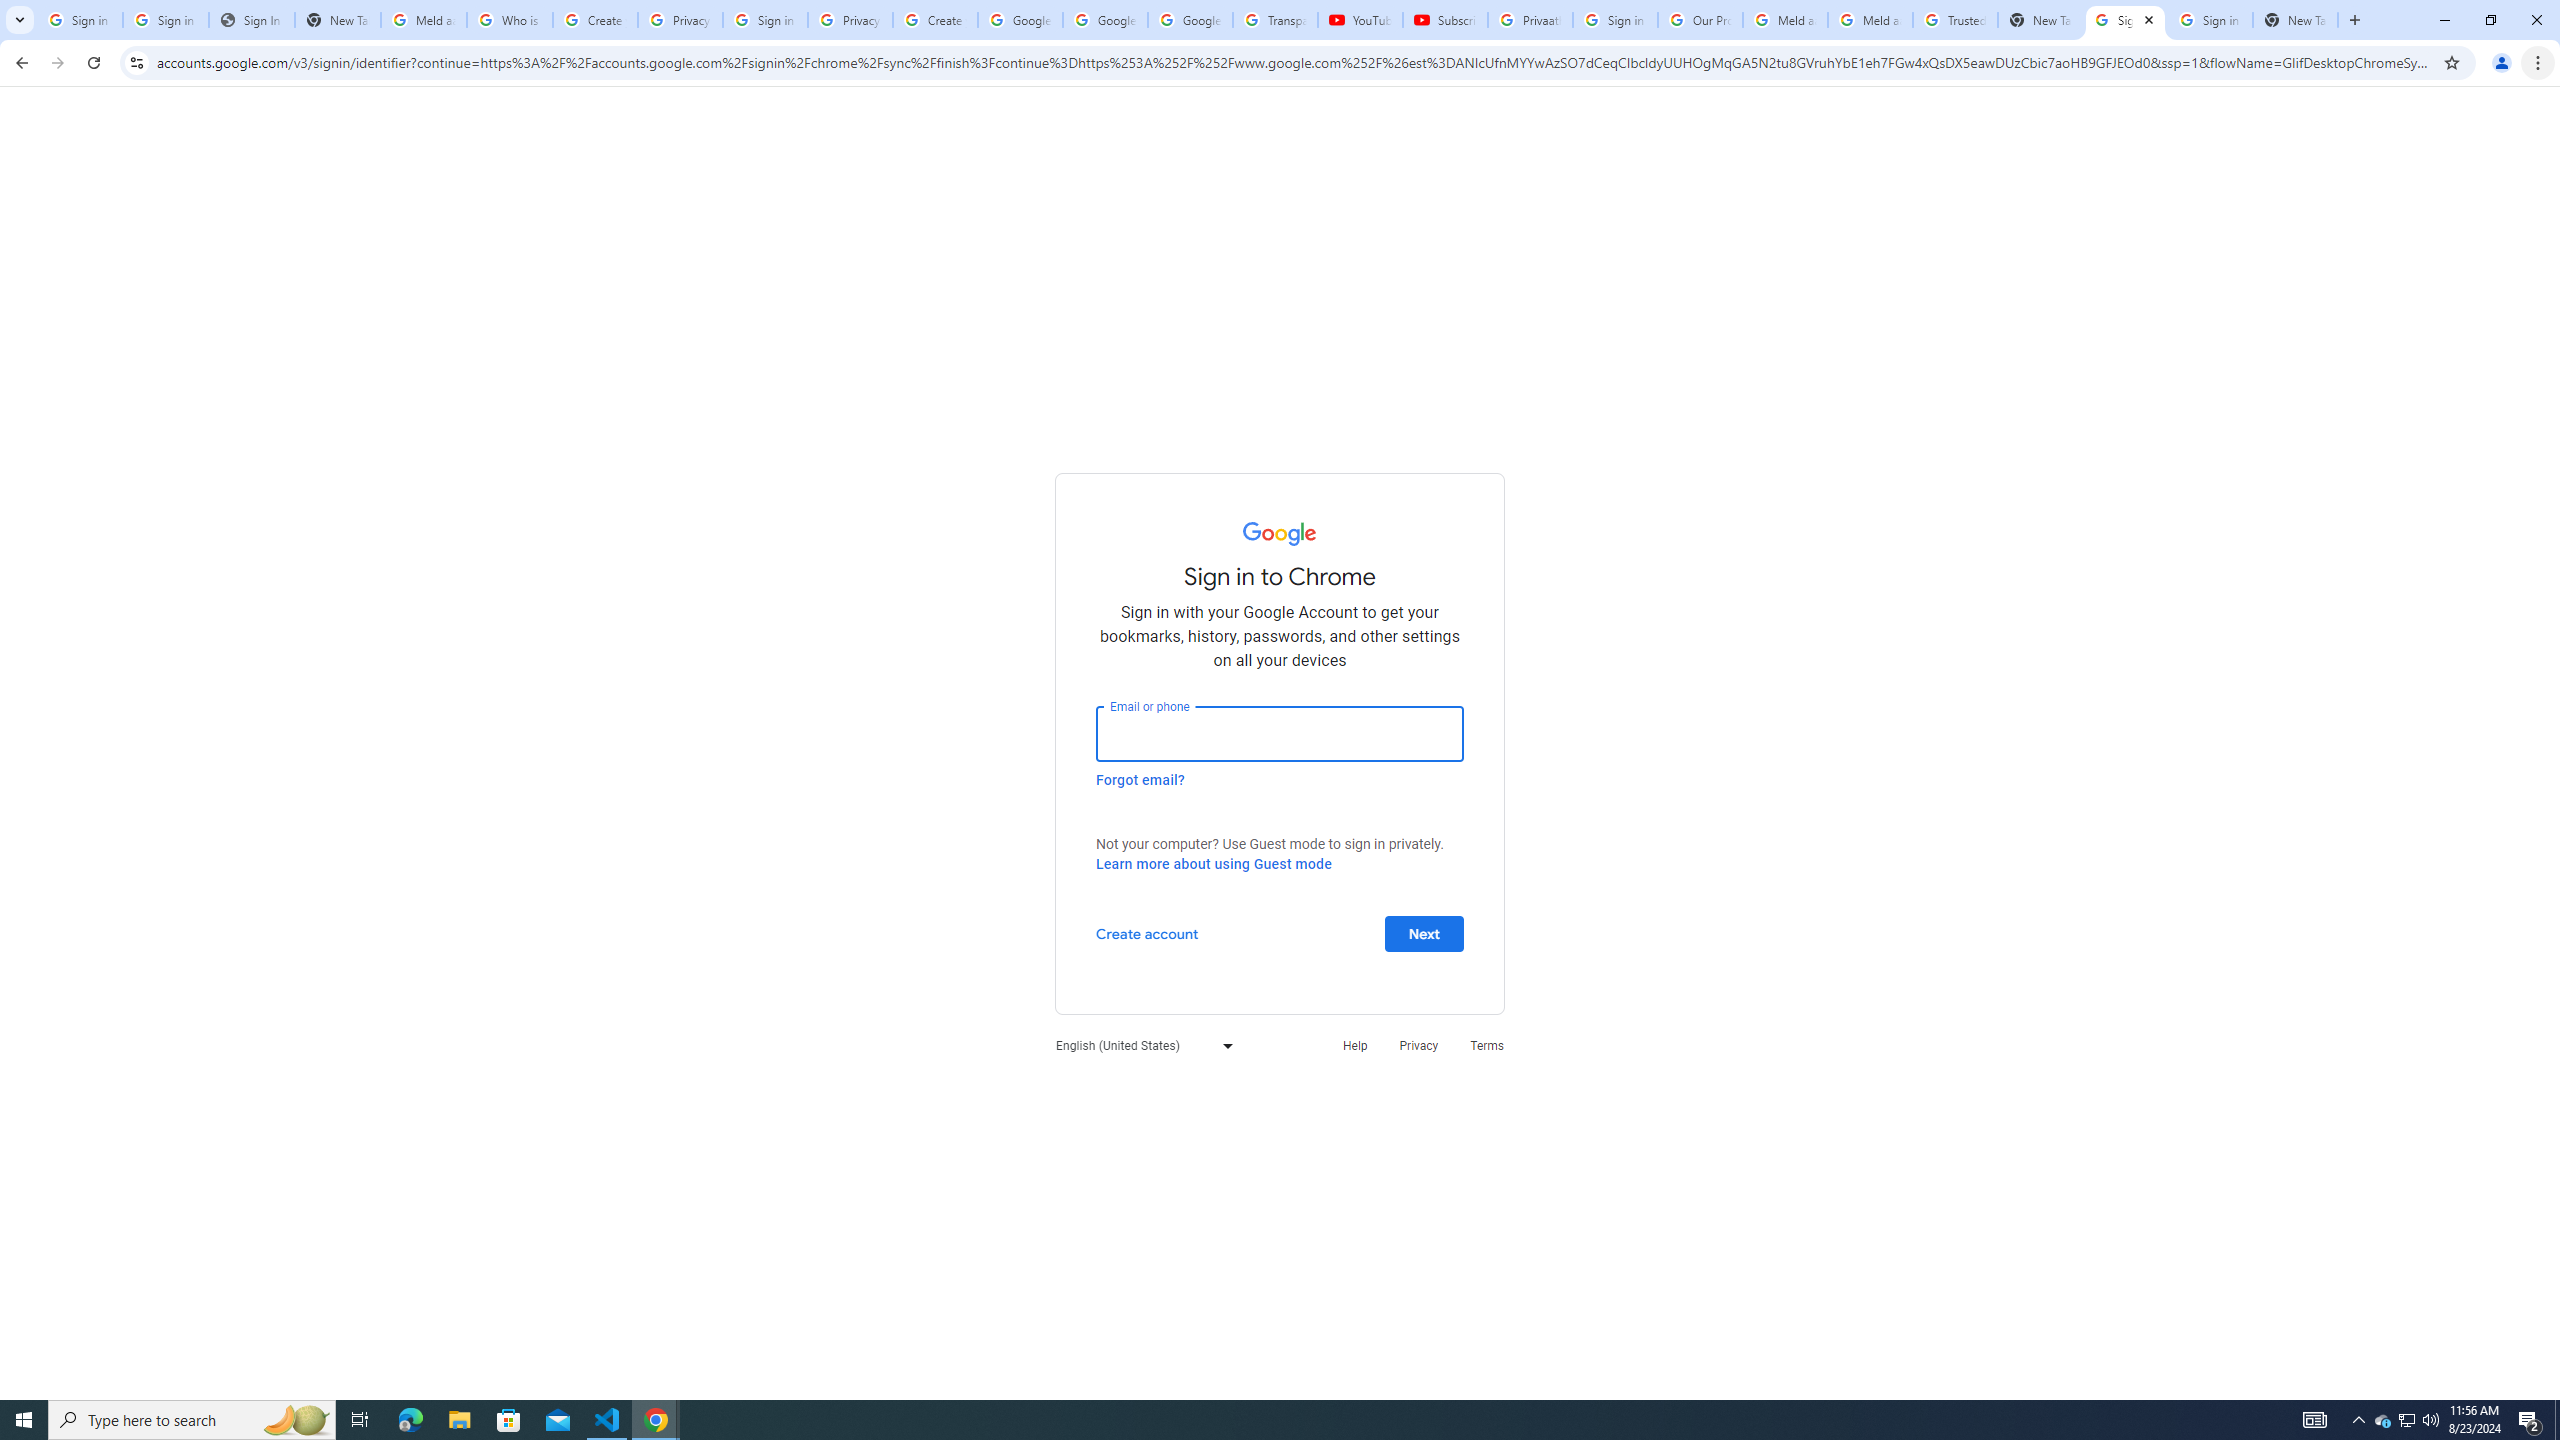 The height and width of the screenshot is (1440, 2560). Describe the element at coordinates (1280, 732) in the screenshot. I see `'Email or phone'` at that location.